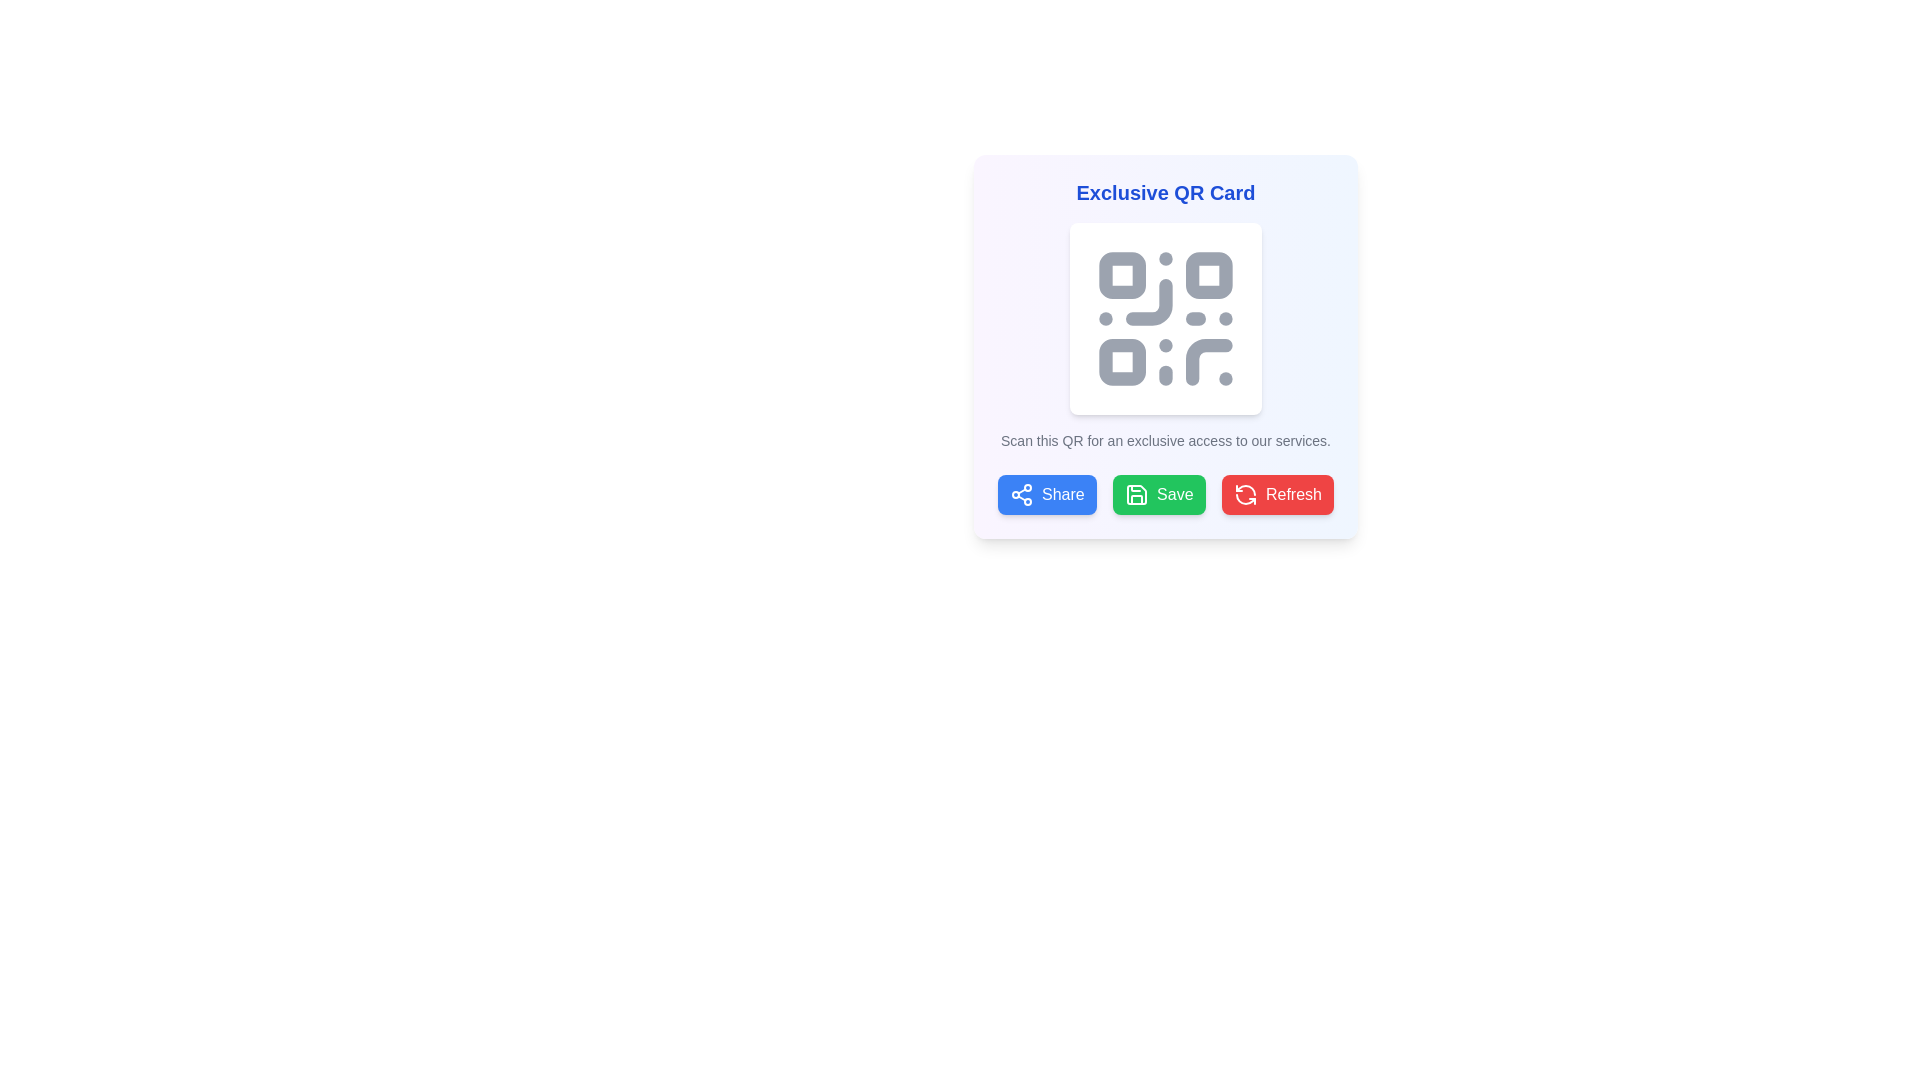  I want to click on the QR code in the 'Exclusive QR Card' element, so click(1166, 346).